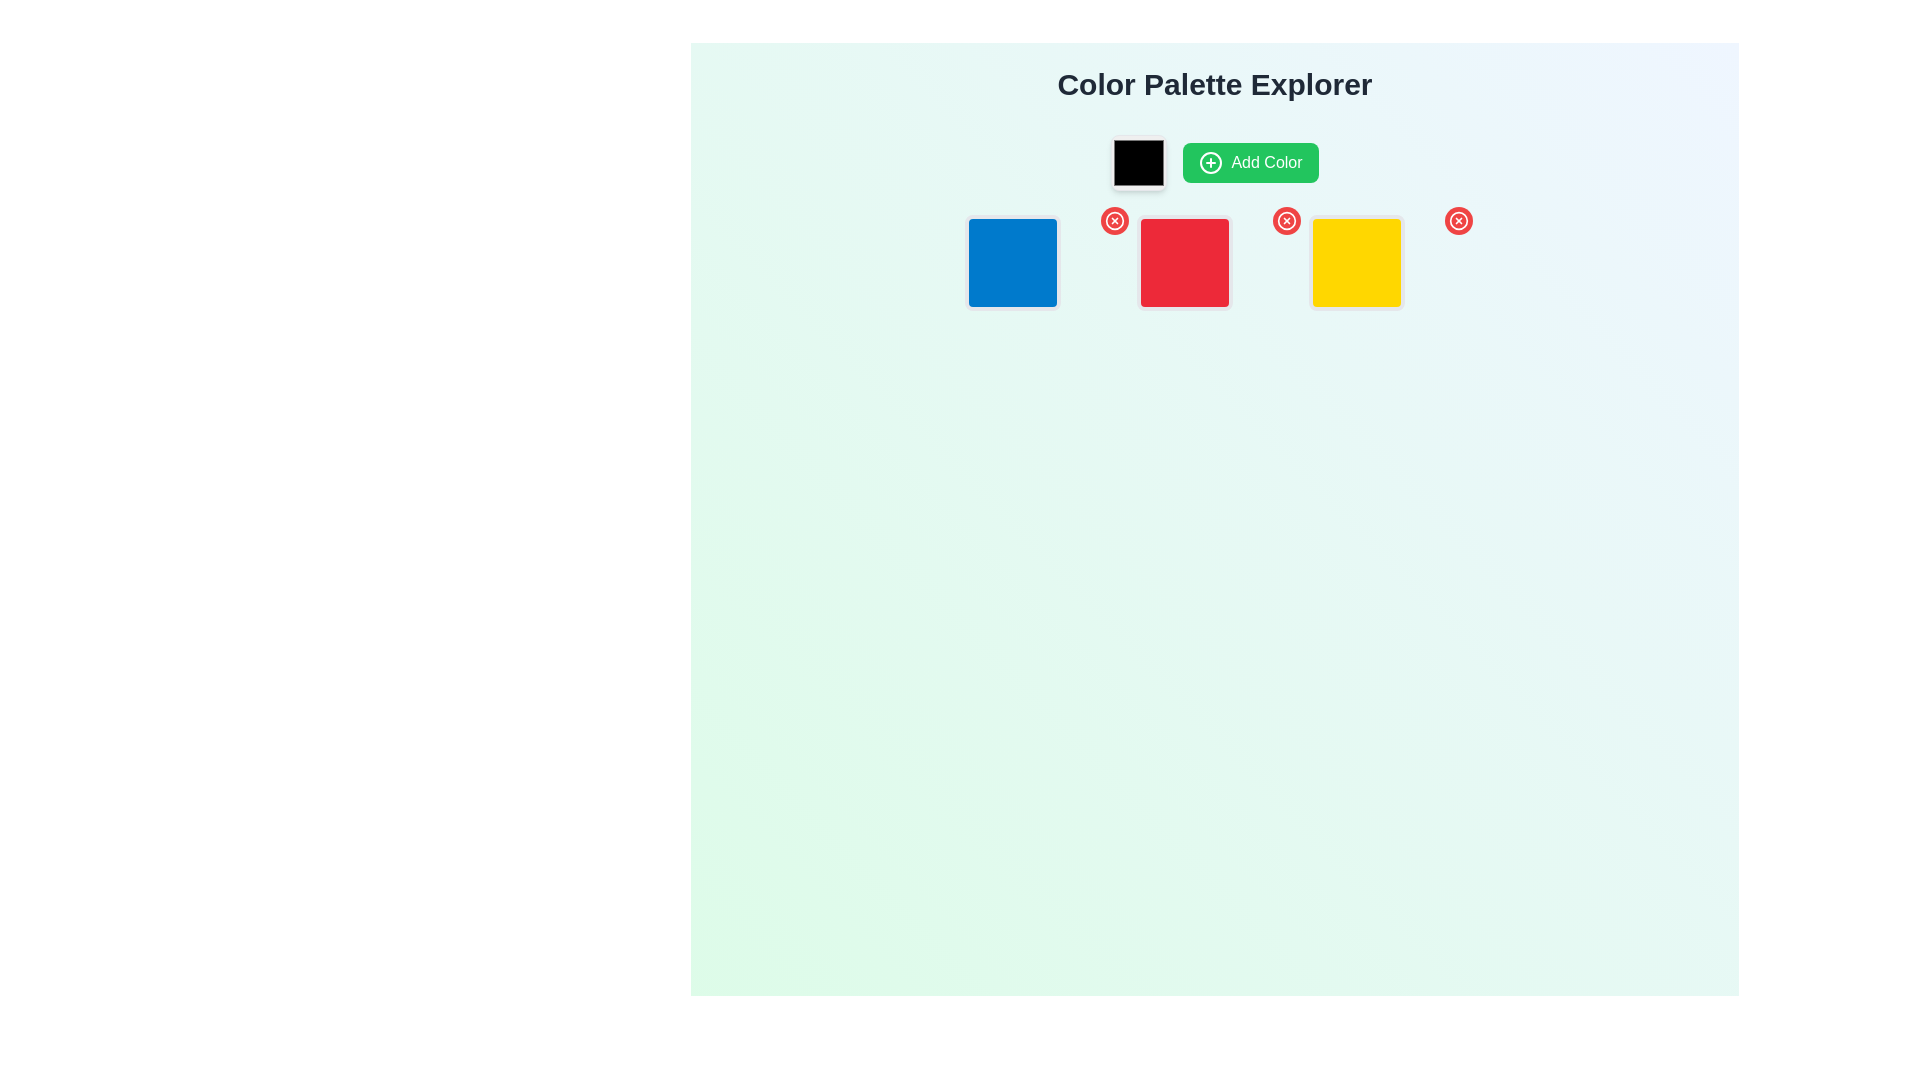  What do you see at coordinates (1357, 261) in the screenshot?
I see `the Color Box that displays the yellow color` at bounding box center [1357, 261].